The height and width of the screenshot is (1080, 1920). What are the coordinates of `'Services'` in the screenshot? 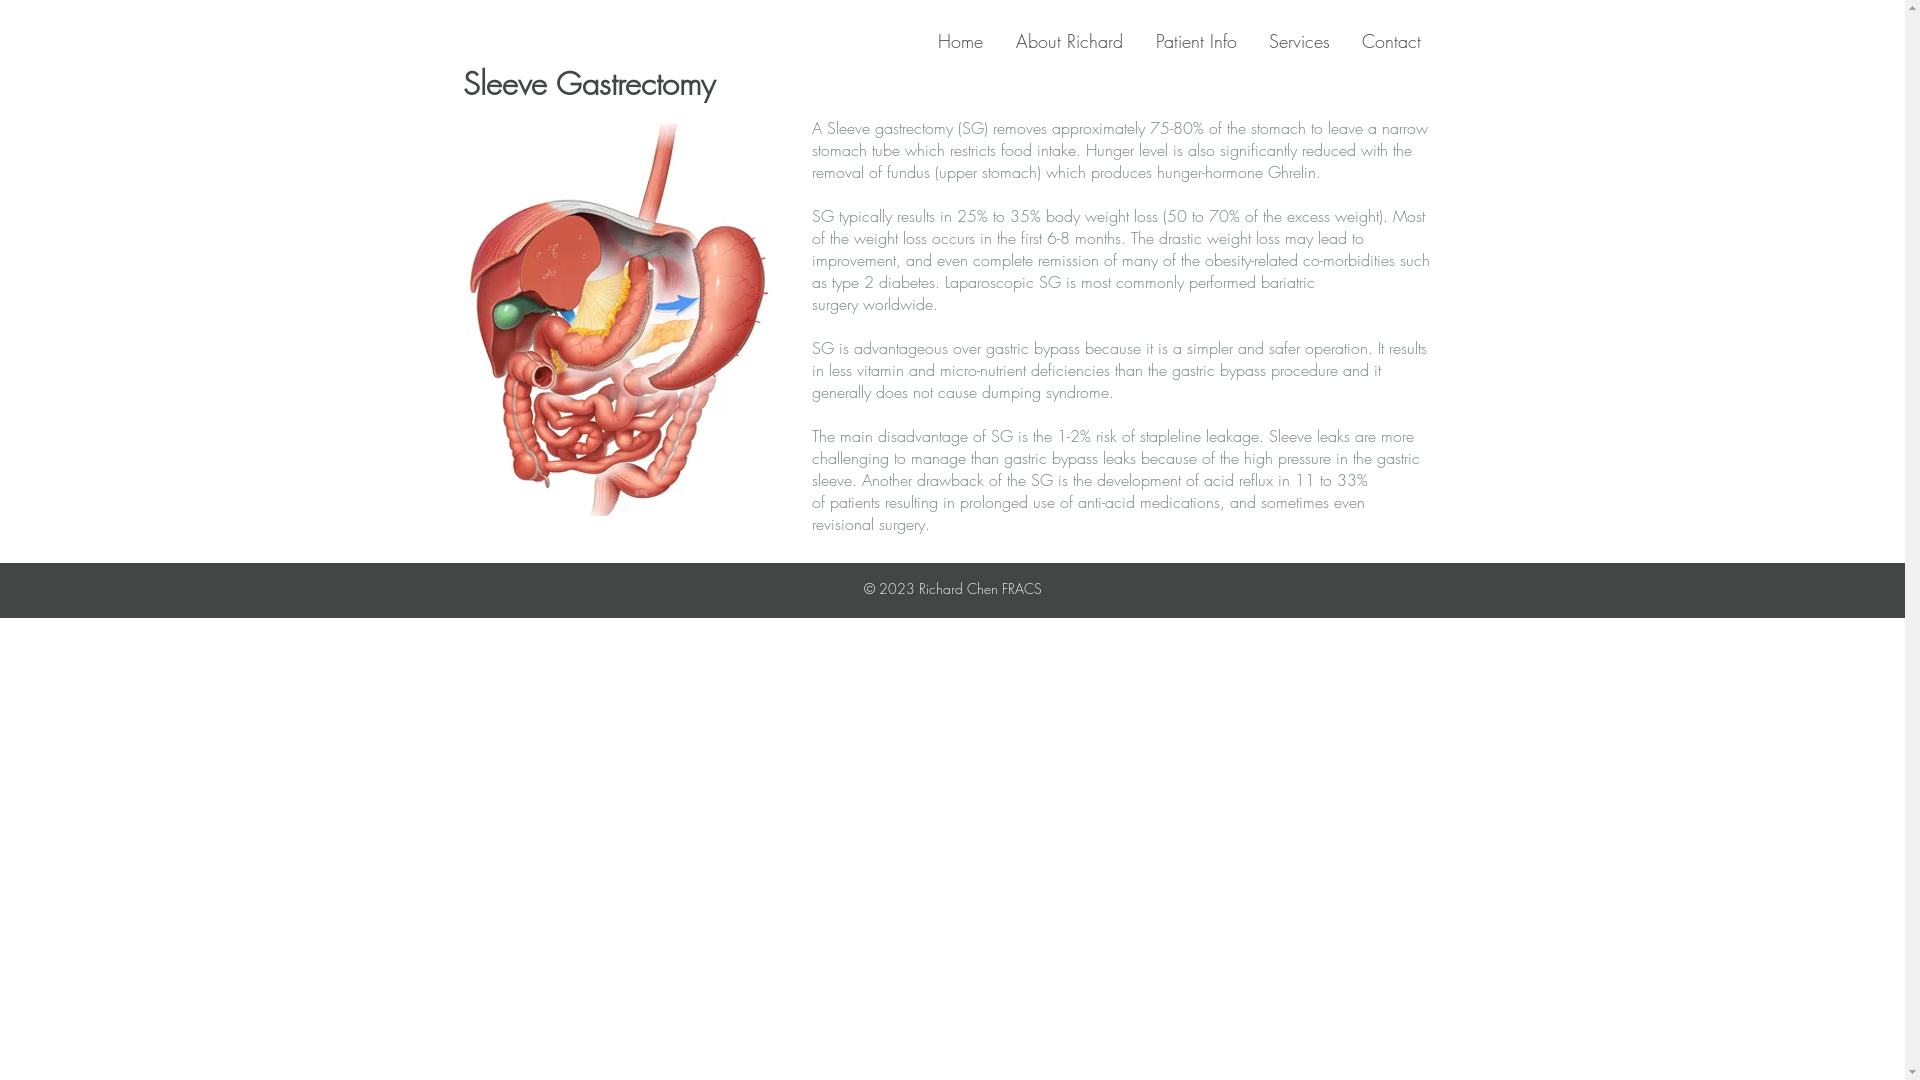 It's located at (1304, 41).